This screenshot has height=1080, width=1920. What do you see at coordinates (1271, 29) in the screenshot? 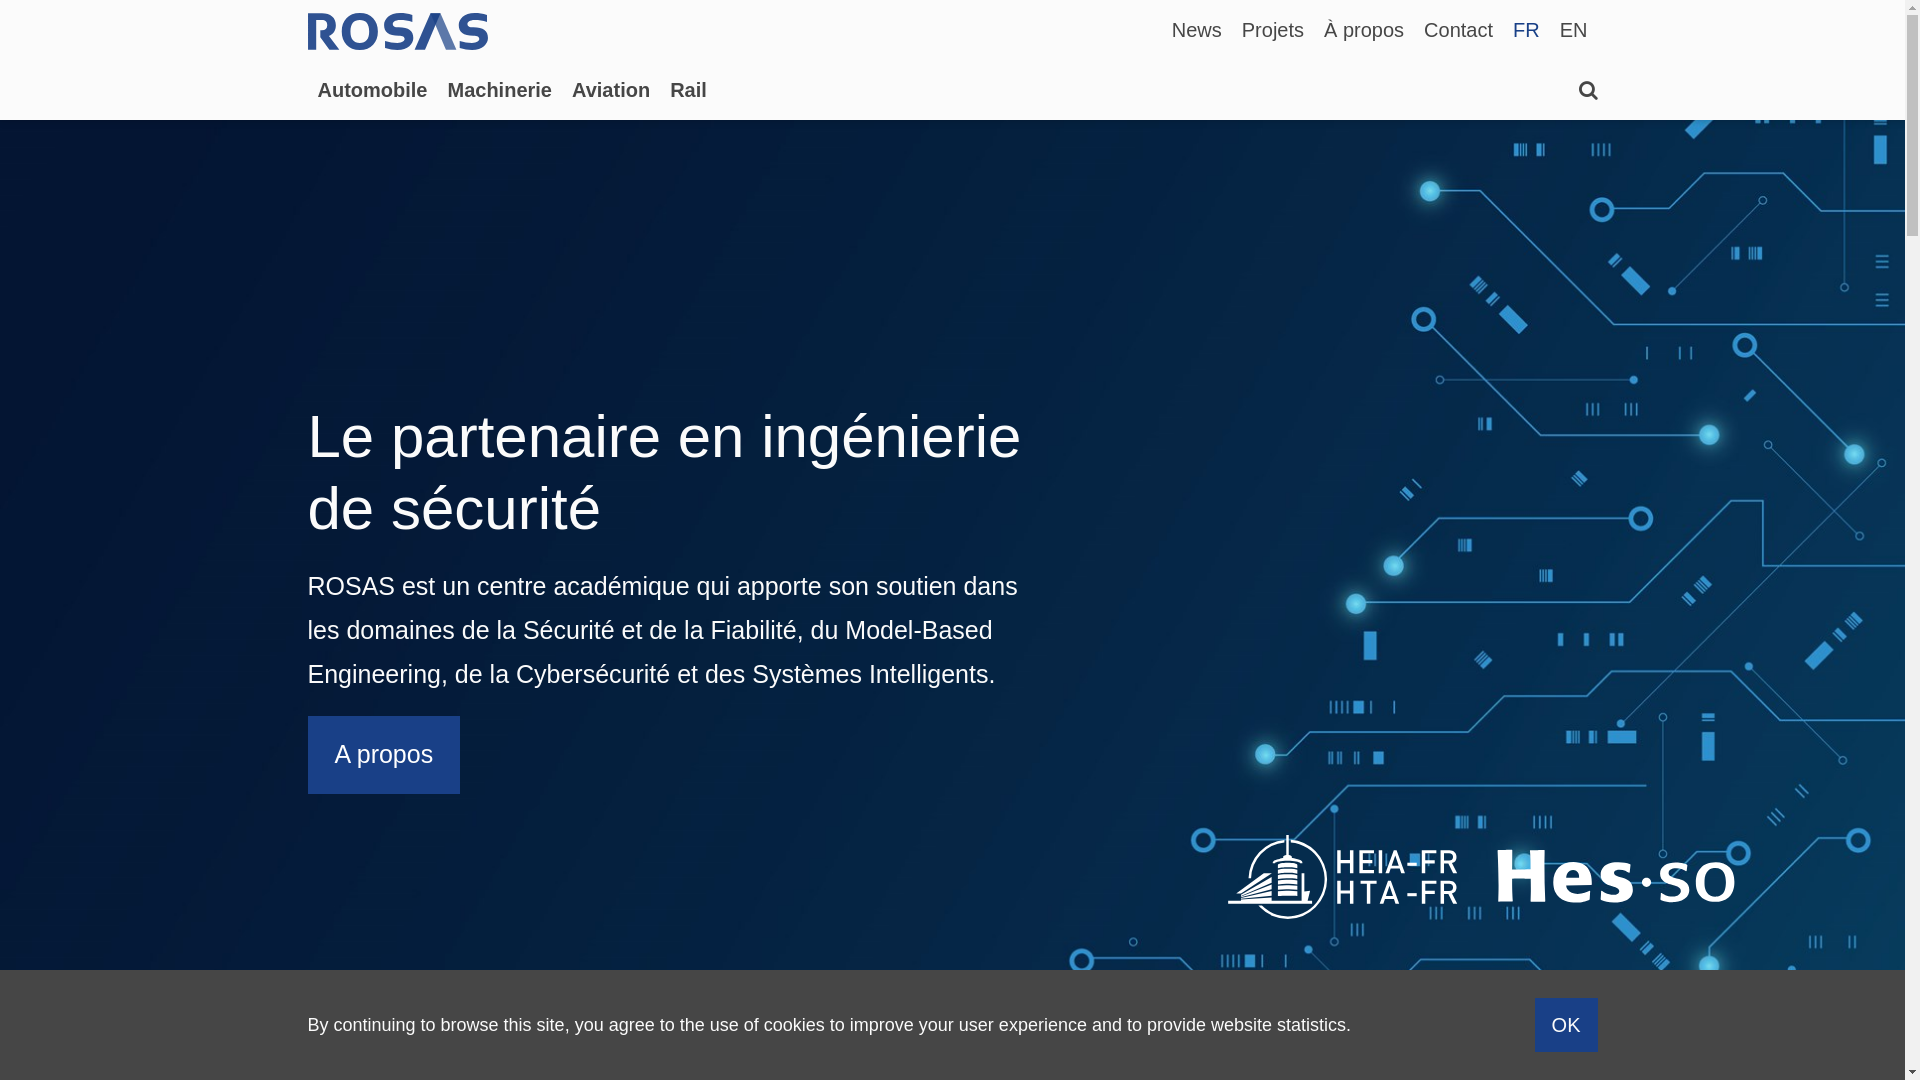
I see `'Projets'` at bounding box center [1271, 29].